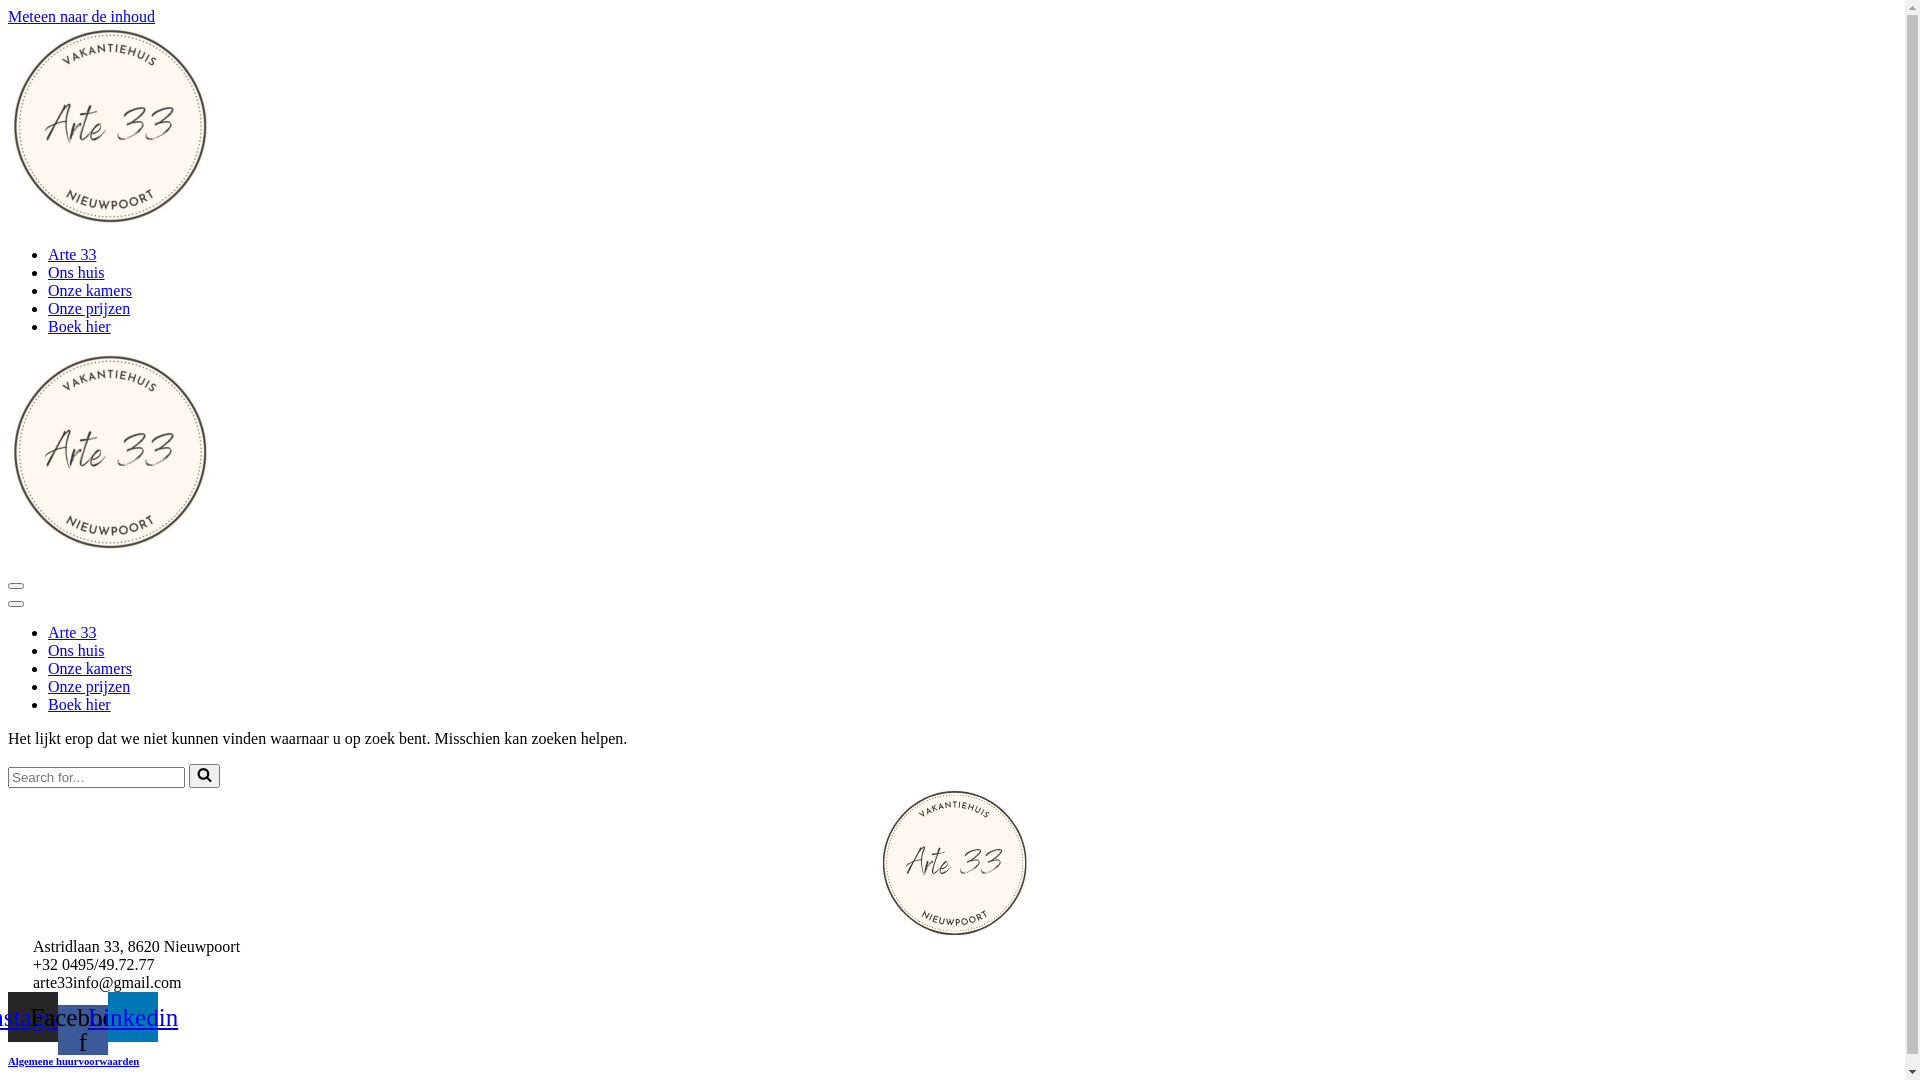 The image size is (1920, 1080). What do you see at coordinates (48, 668) in the screenshot?
I see `'Onze kamers'` at bounding box center [48, 668].